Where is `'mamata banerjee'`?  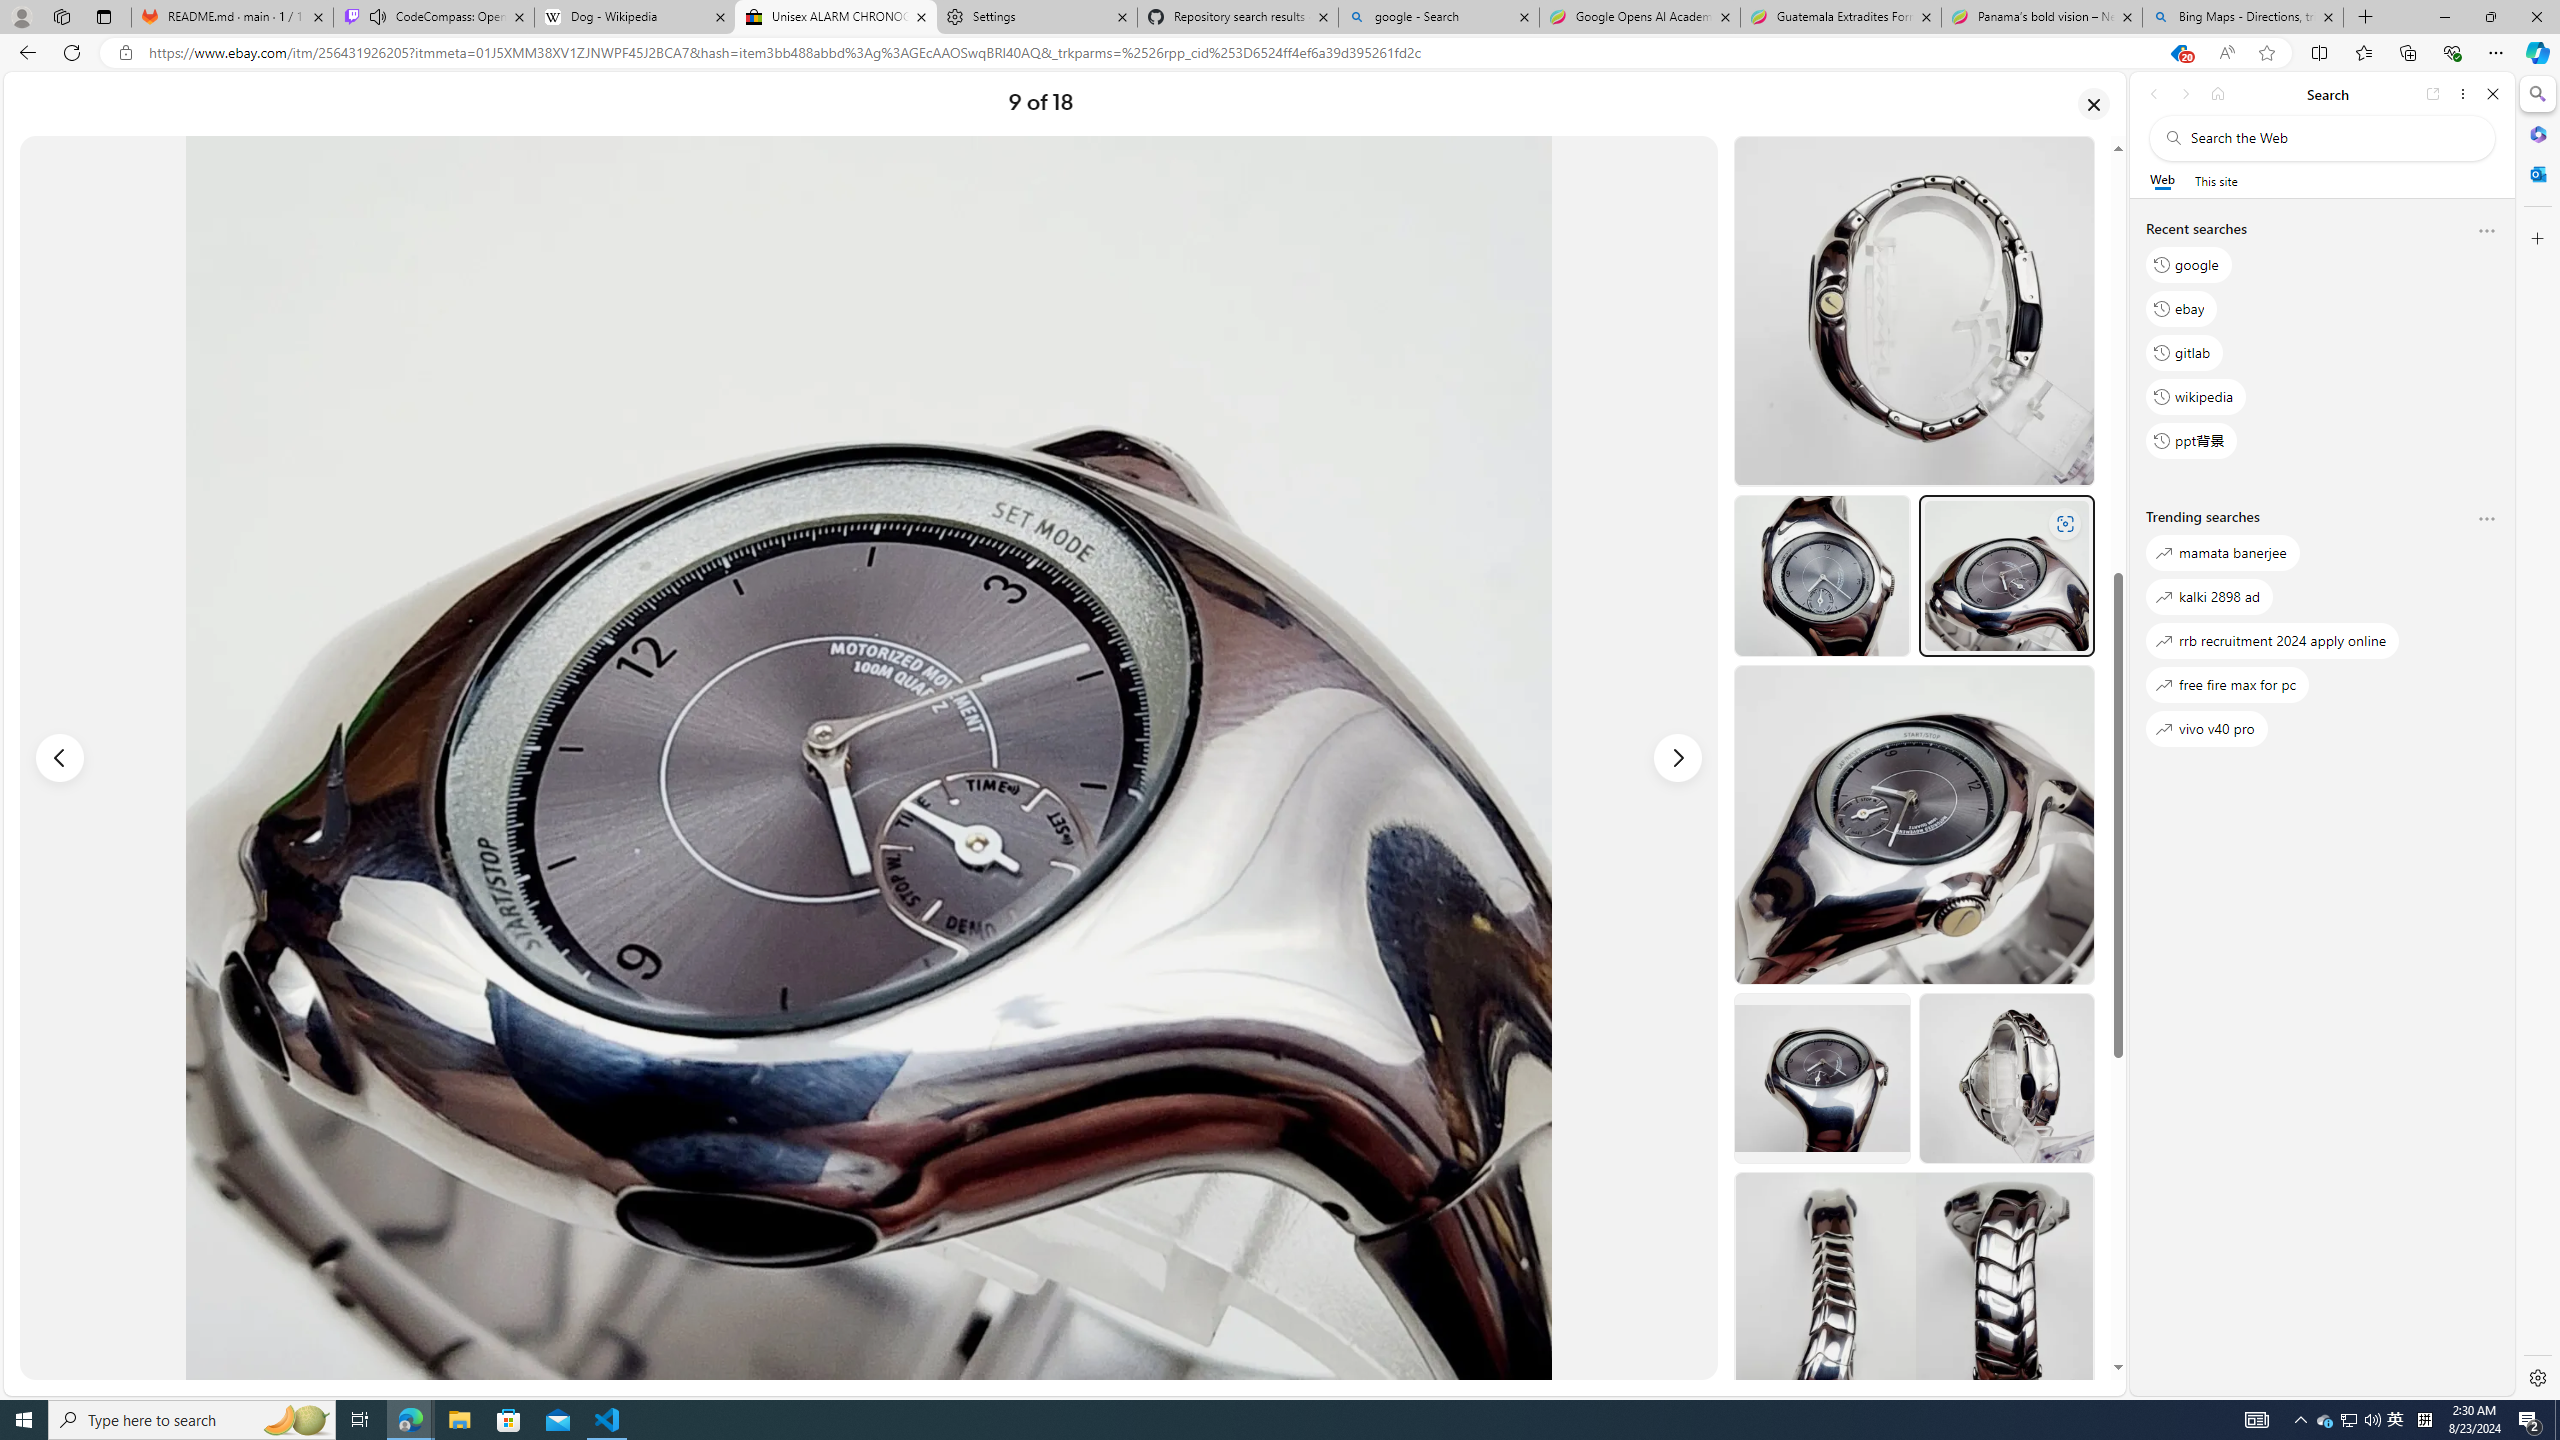
'mamata banerjee' is located at coordinates (2221, 552).